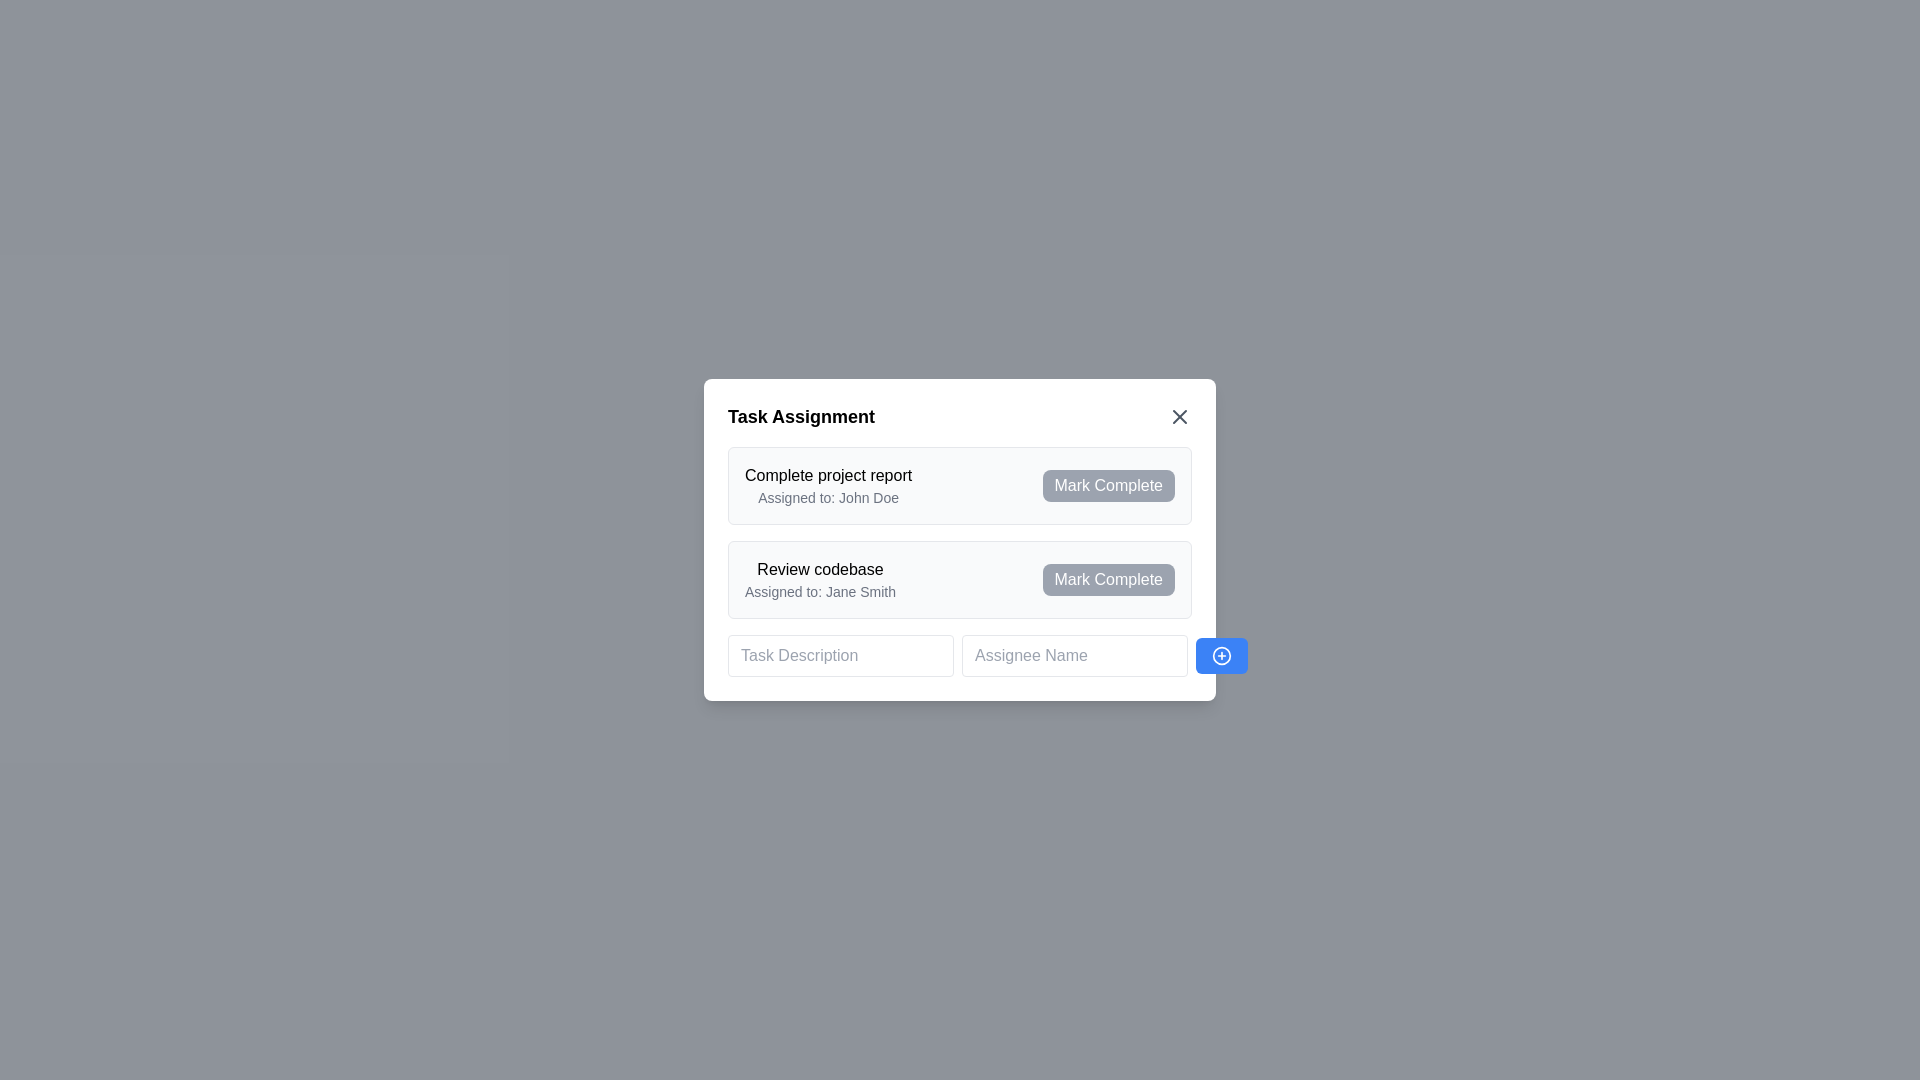 The image size is (1920, 1080). Describe the element at coordinates (1107, 579) in the screenshot. I see `the button marked 'Review codebase'` at that location.